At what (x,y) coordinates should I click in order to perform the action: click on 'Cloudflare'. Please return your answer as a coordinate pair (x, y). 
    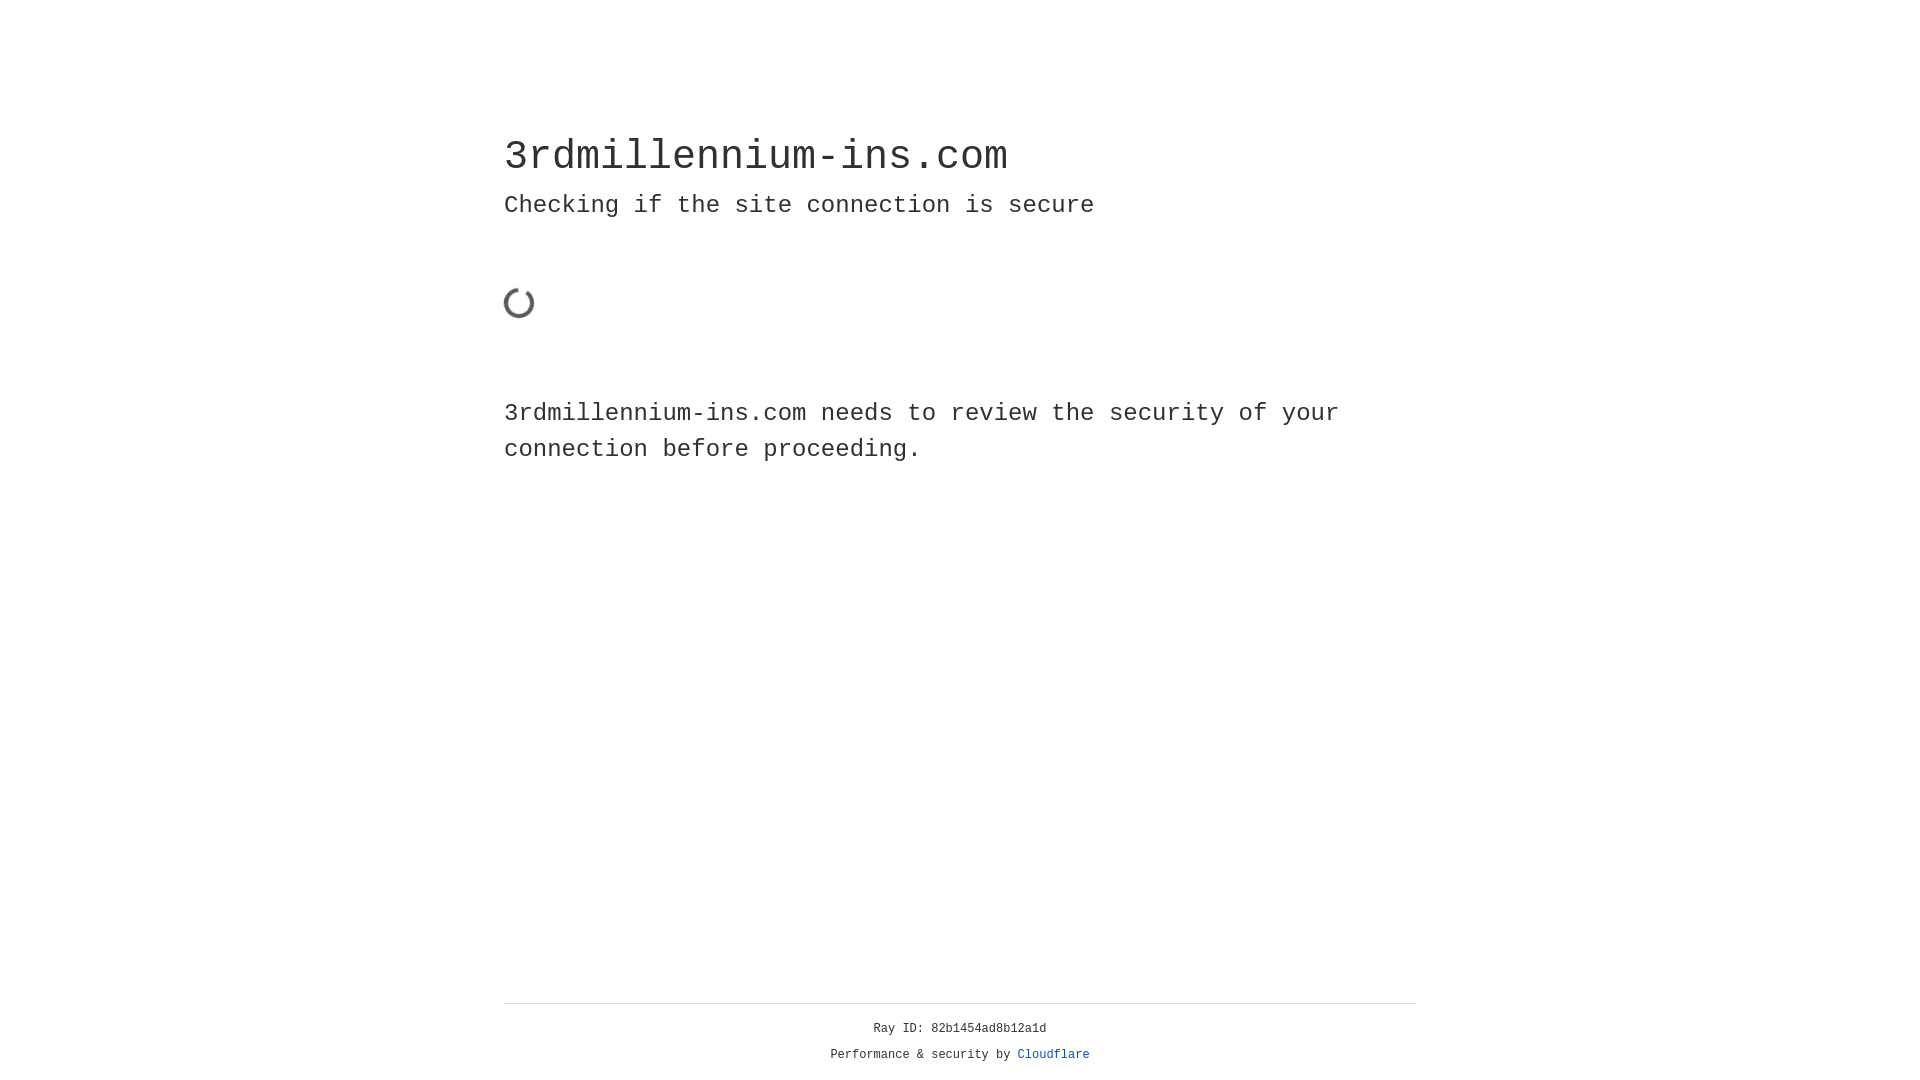
    Looking at the image, I should click on (1053, 1054).